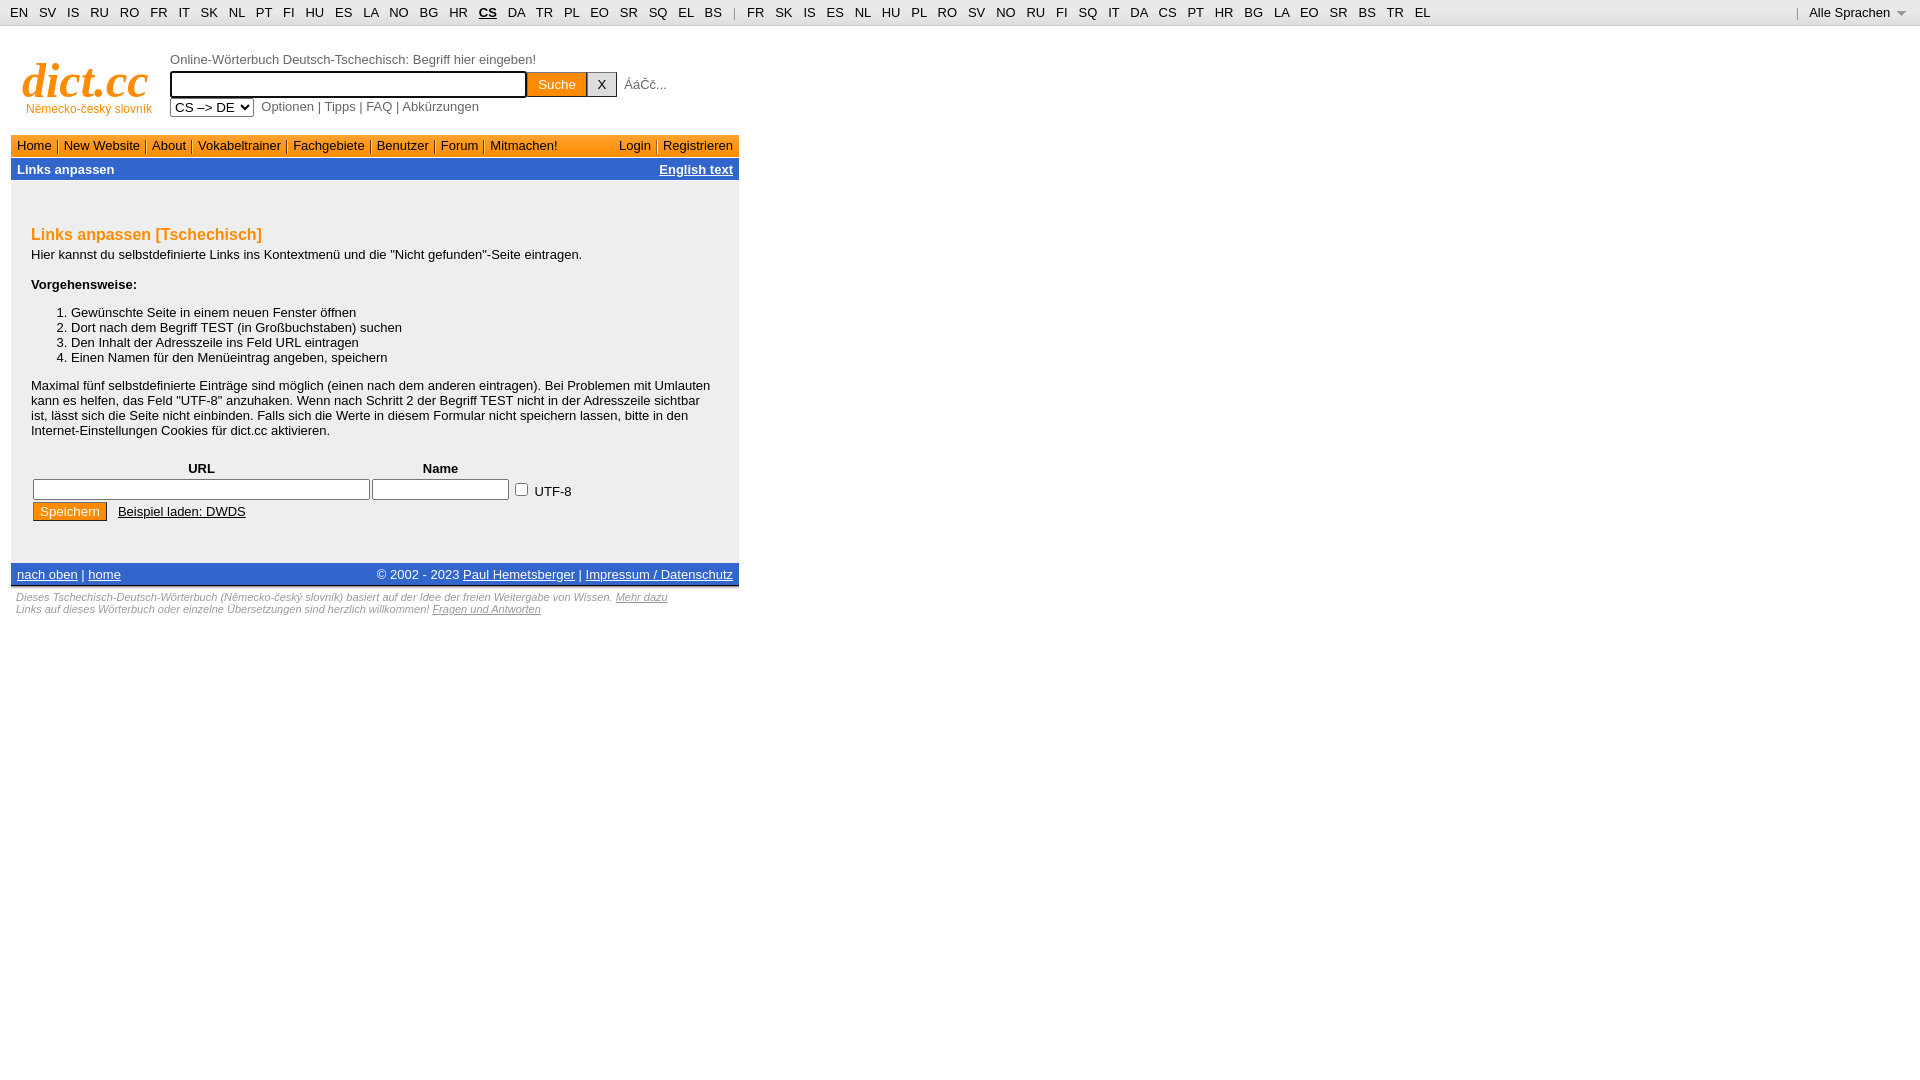 The height and width of the screenshot is (1080, 1920). I want to click on 'HR', so click(457, 12).